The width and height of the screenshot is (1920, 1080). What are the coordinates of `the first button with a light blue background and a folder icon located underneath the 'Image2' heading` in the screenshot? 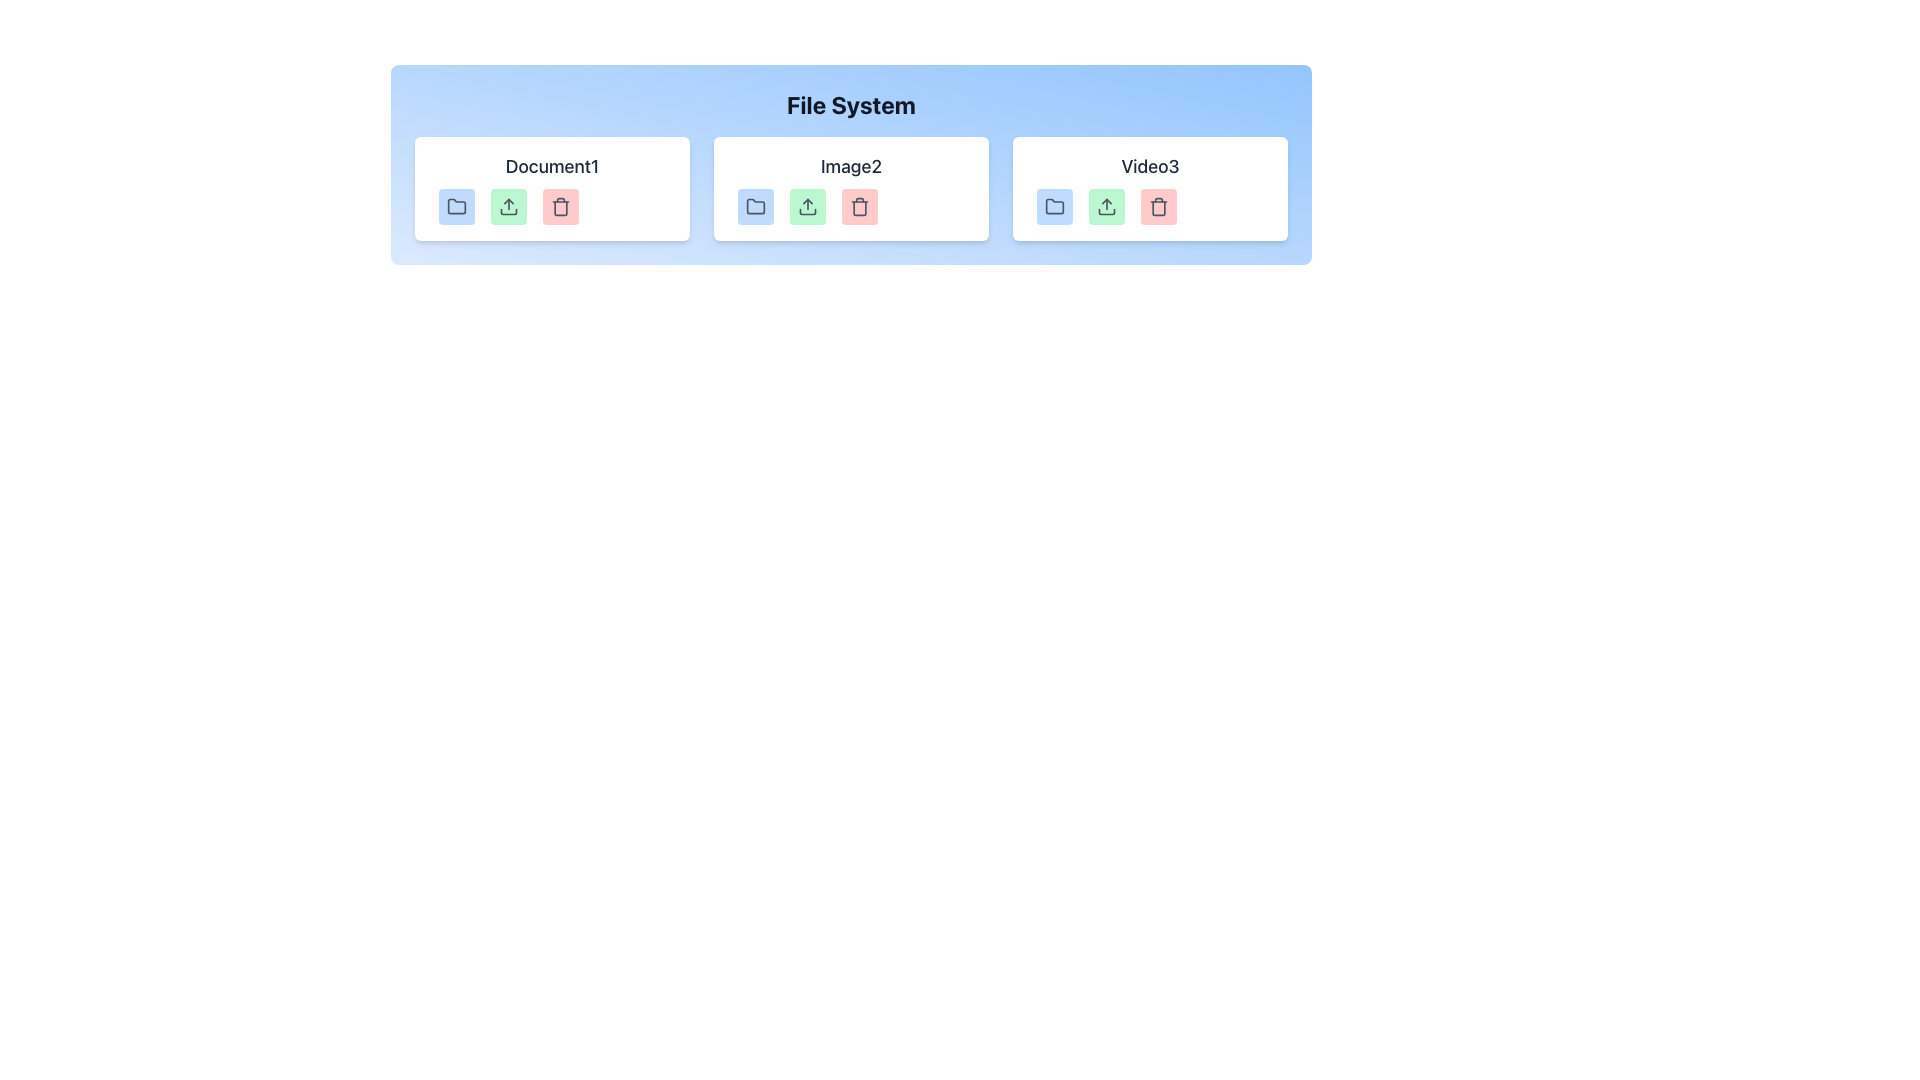 It's located at (754, 207).